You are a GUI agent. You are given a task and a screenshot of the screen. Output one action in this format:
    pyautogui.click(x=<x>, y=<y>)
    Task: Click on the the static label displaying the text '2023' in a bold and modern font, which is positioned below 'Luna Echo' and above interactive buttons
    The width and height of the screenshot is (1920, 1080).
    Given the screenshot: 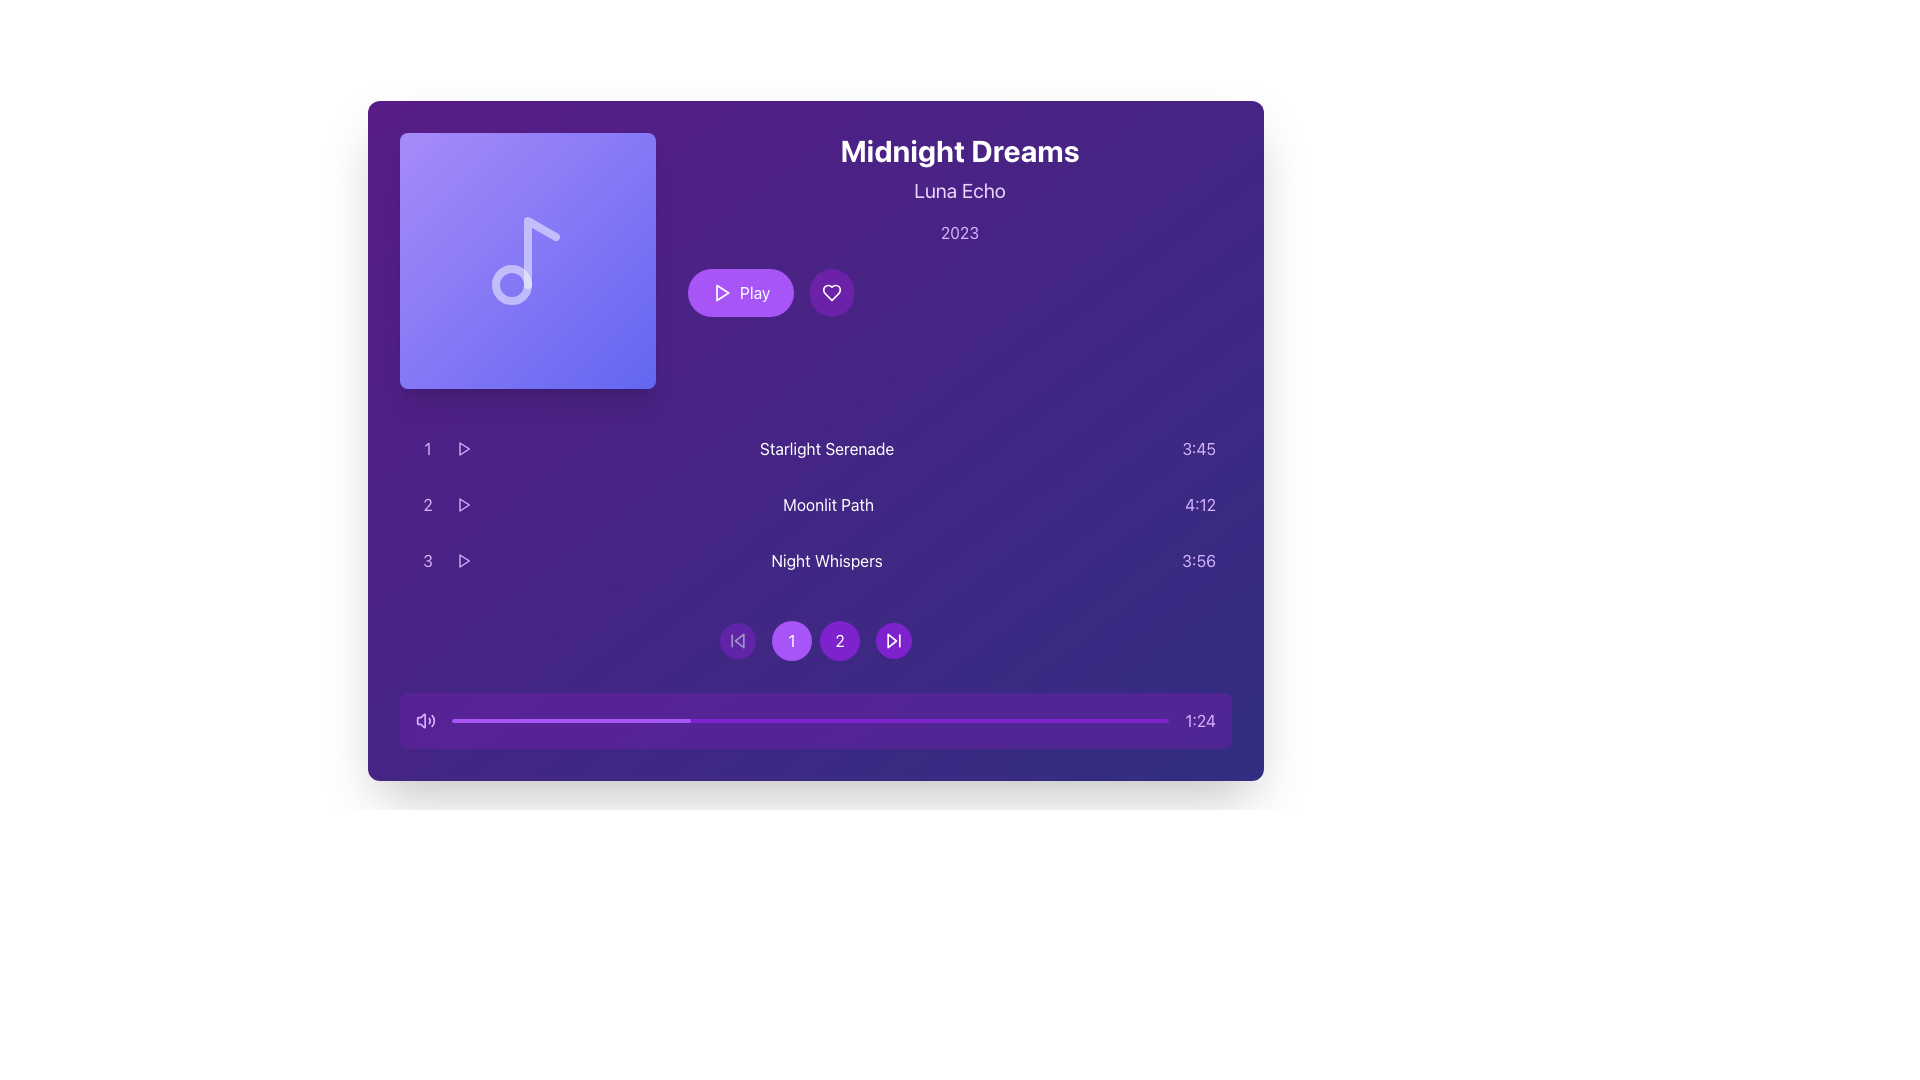 What is the action you would take?
    pyautogui.click(x=960, y=231)
    